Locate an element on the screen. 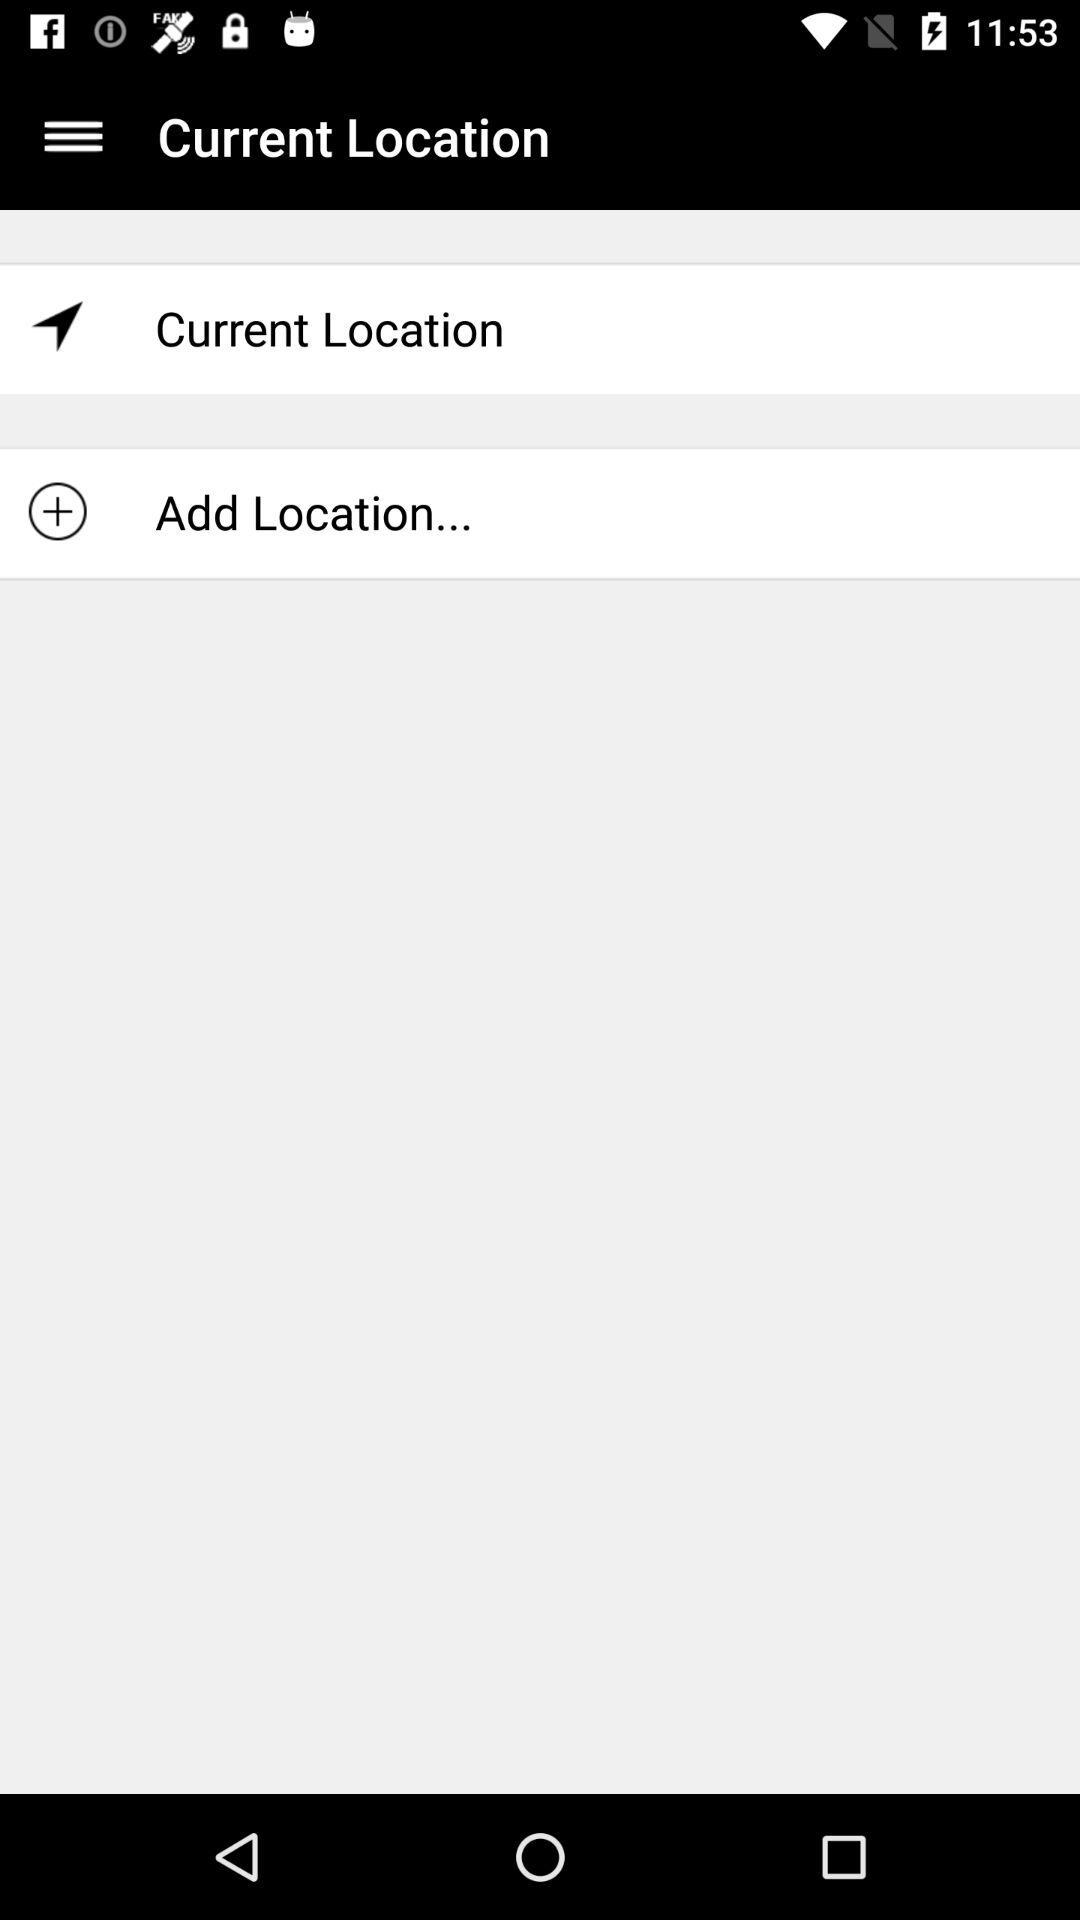 This screenshot has height=1920, width=1080. the app next to the current location item is located at coordinates (72, 135).